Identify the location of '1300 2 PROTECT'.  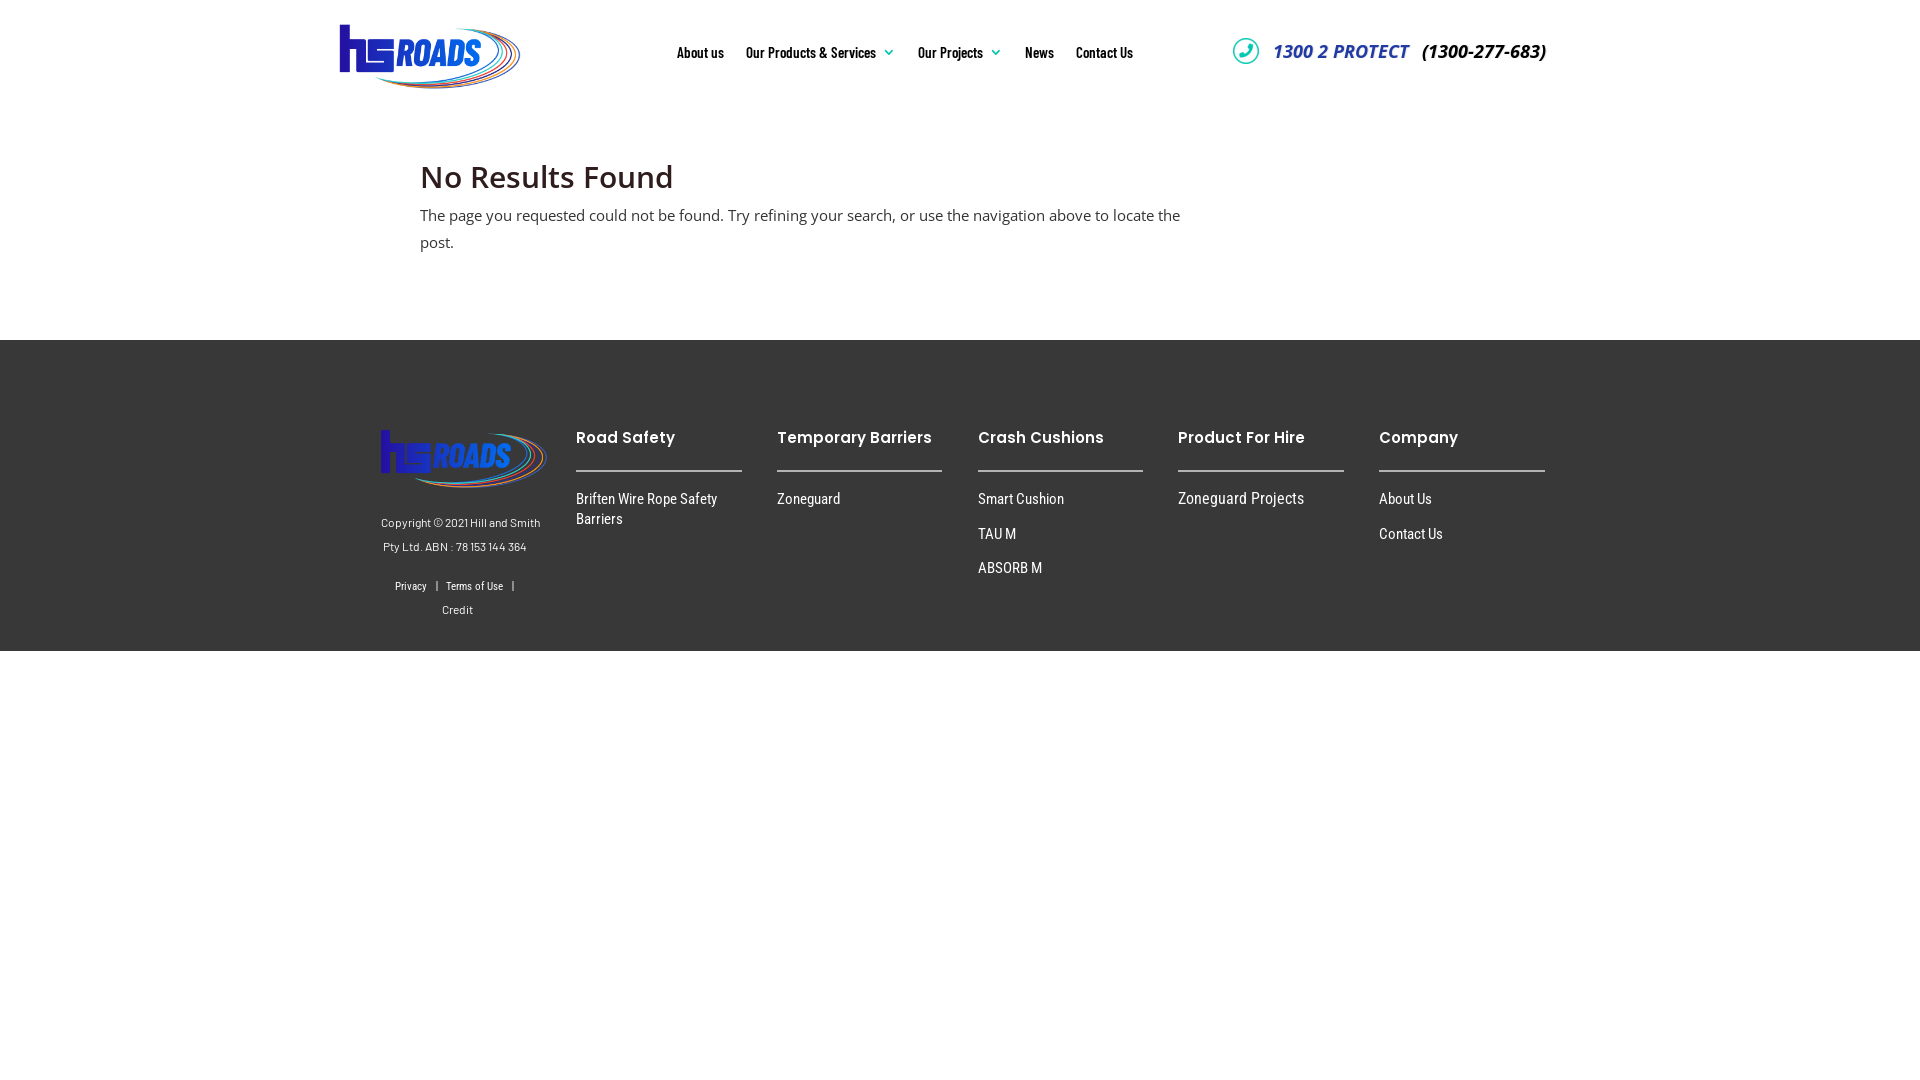
(1339, 50).